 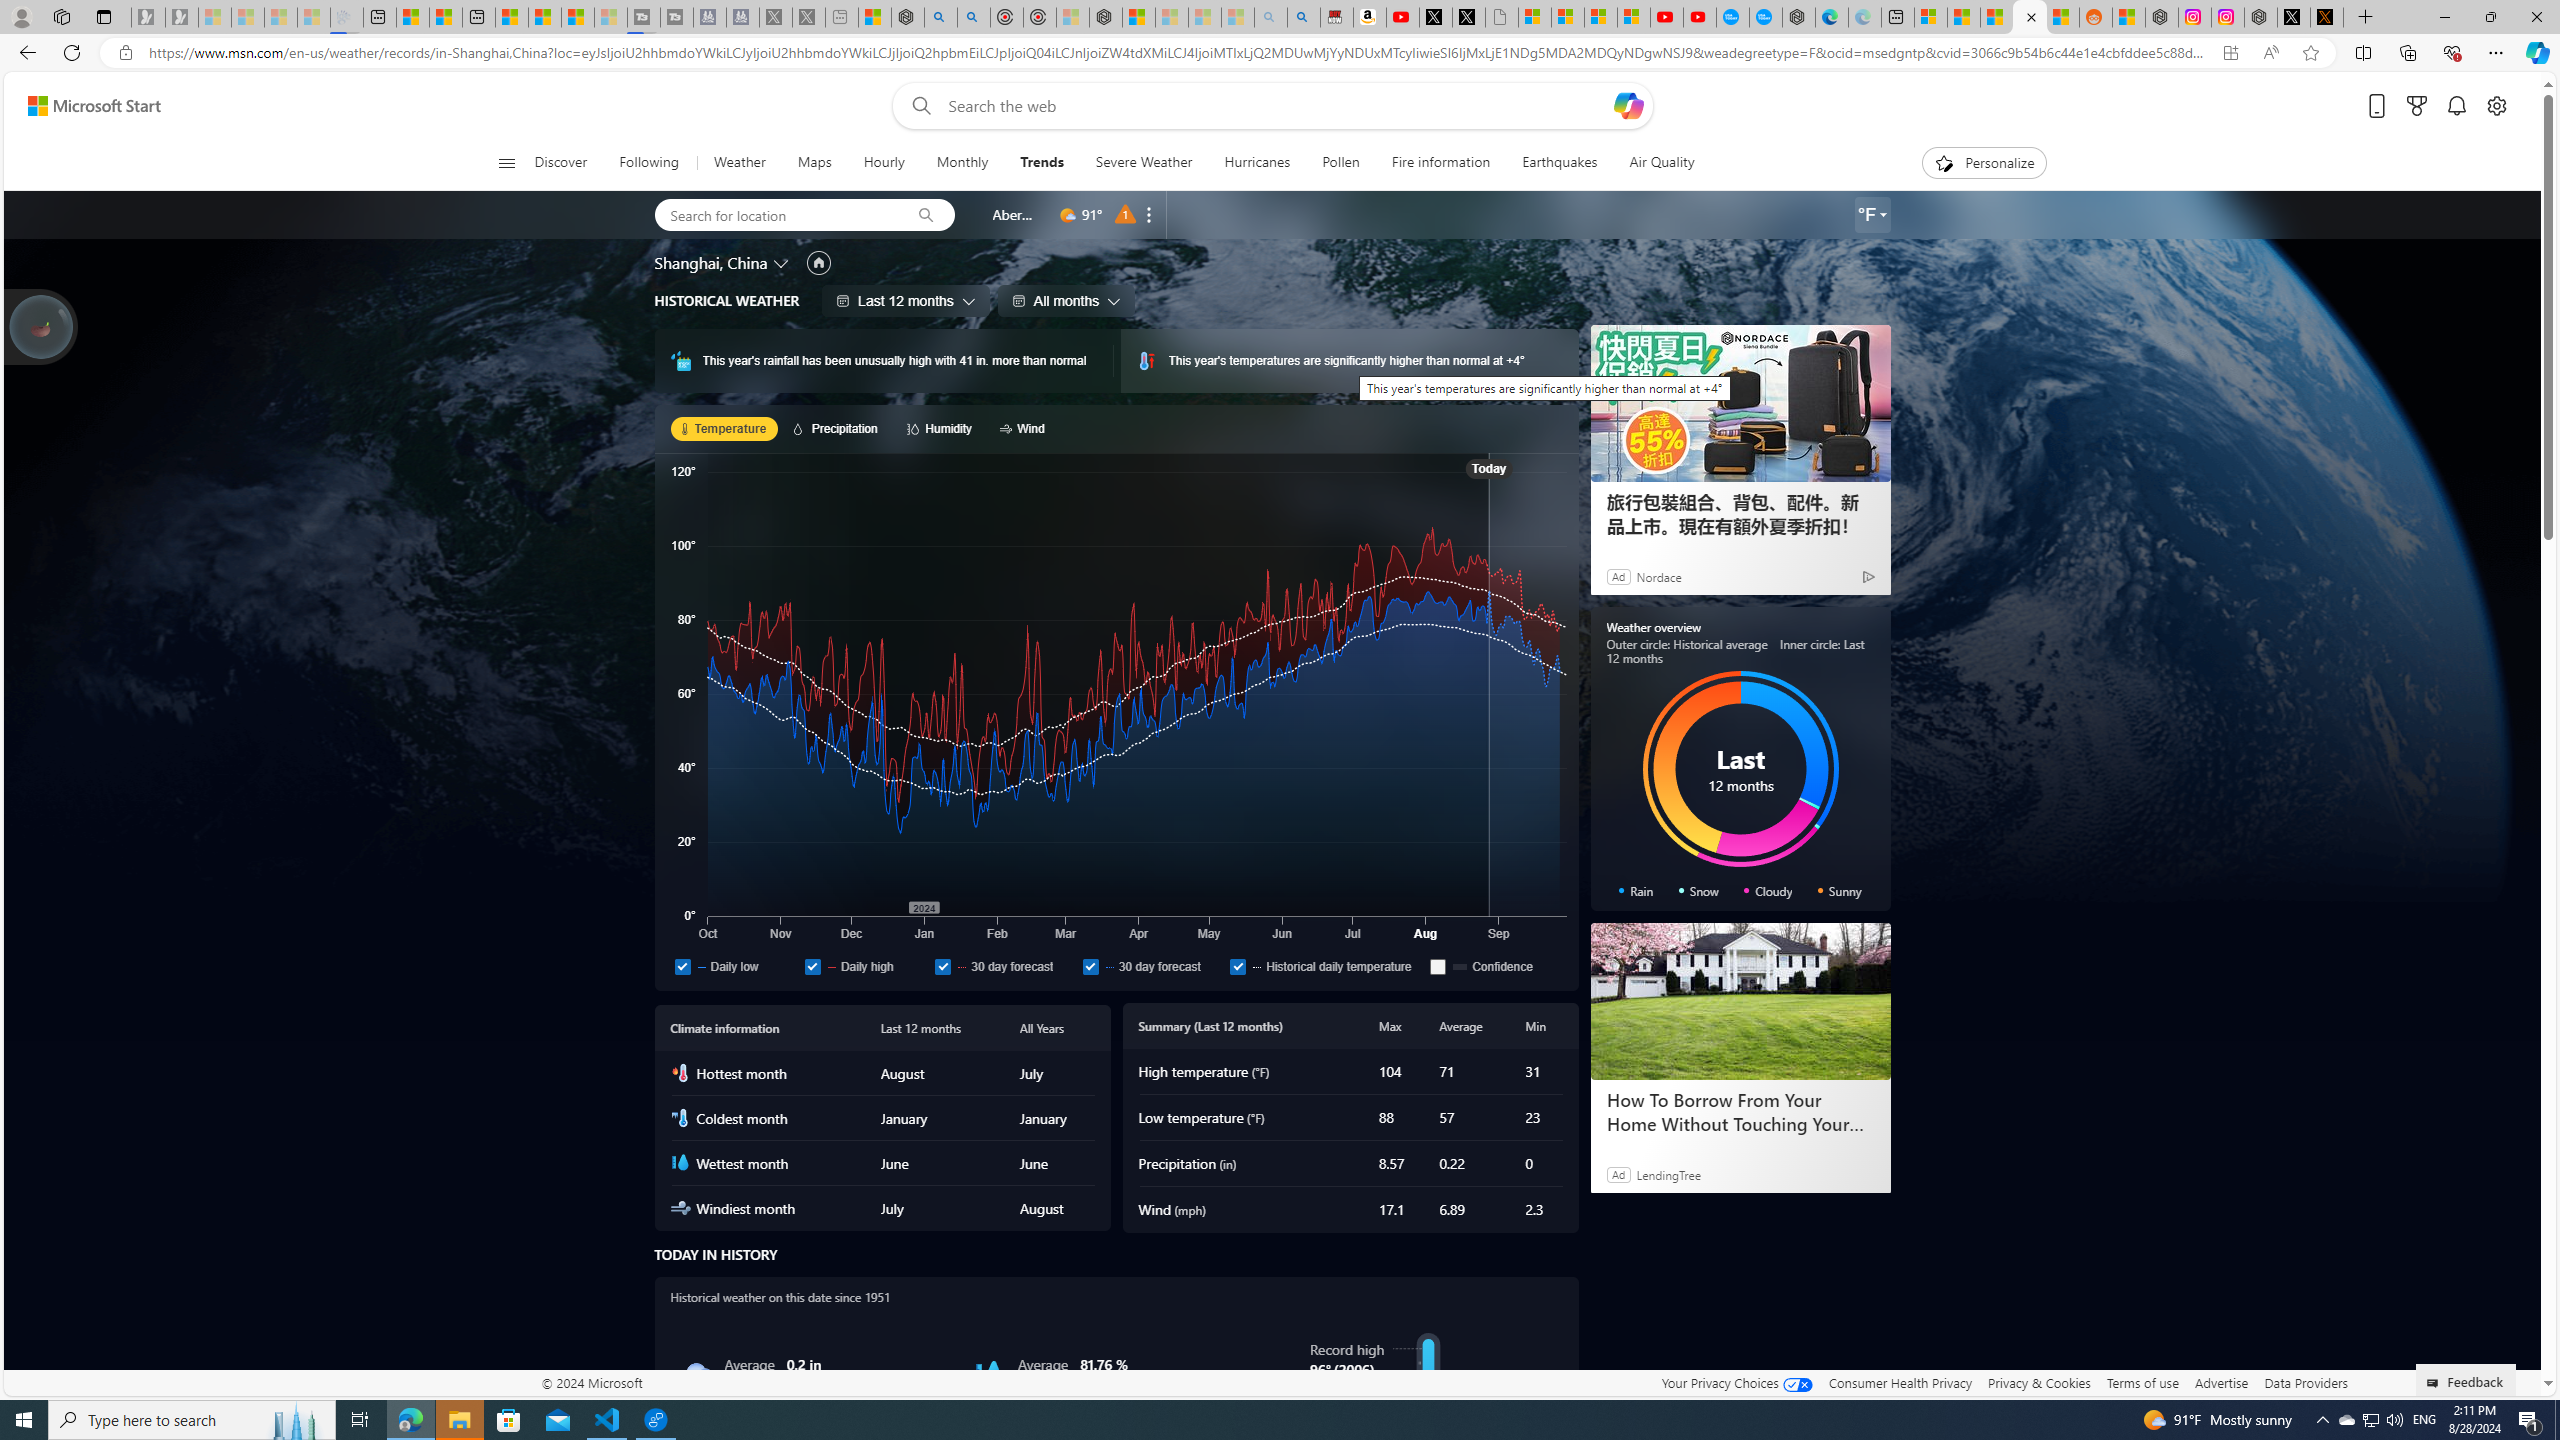 What do you see at coordinates (1899, 1382) in the screenshot?
I see `'Consumer Health Privacy'` at bounding box center [1899, 1382].